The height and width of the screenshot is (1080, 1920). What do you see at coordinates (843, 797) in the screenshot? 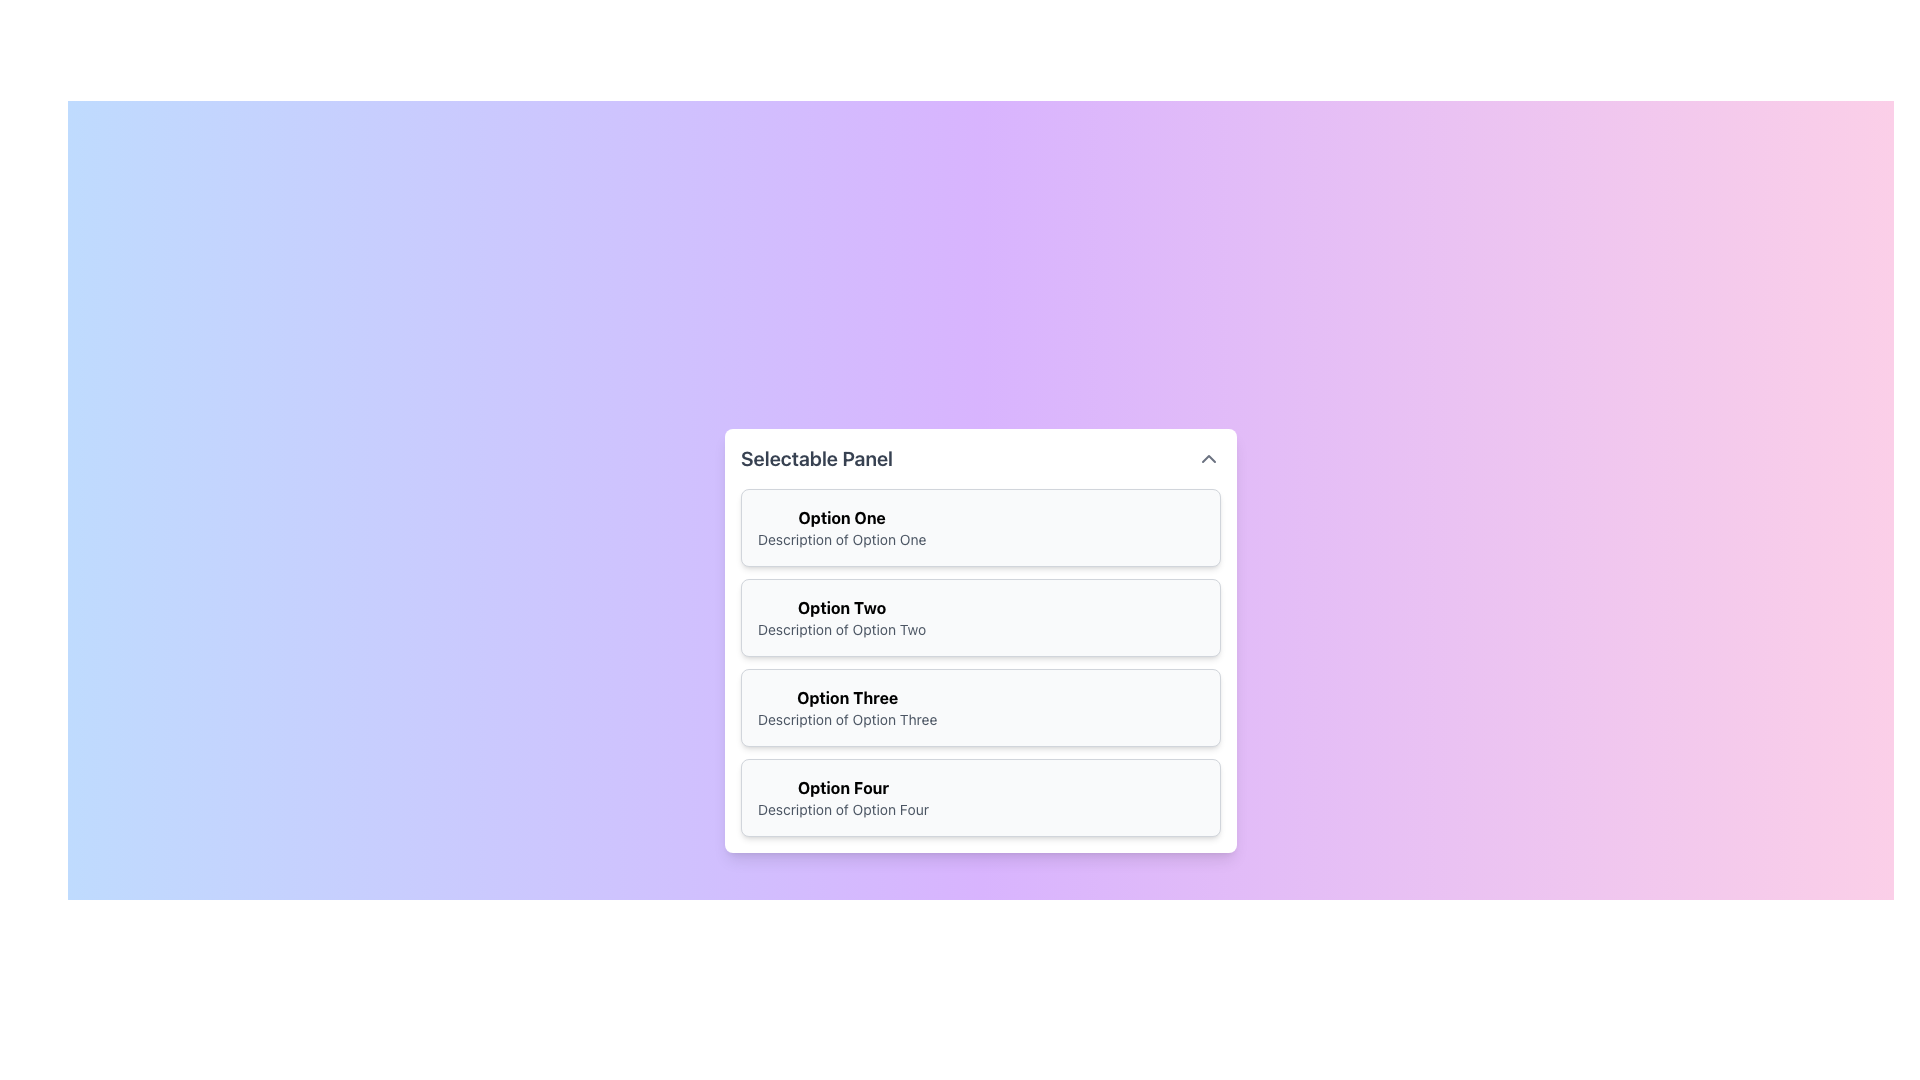
I see `the list item labeled 'Option Four'` at bounding box center [843, 797].